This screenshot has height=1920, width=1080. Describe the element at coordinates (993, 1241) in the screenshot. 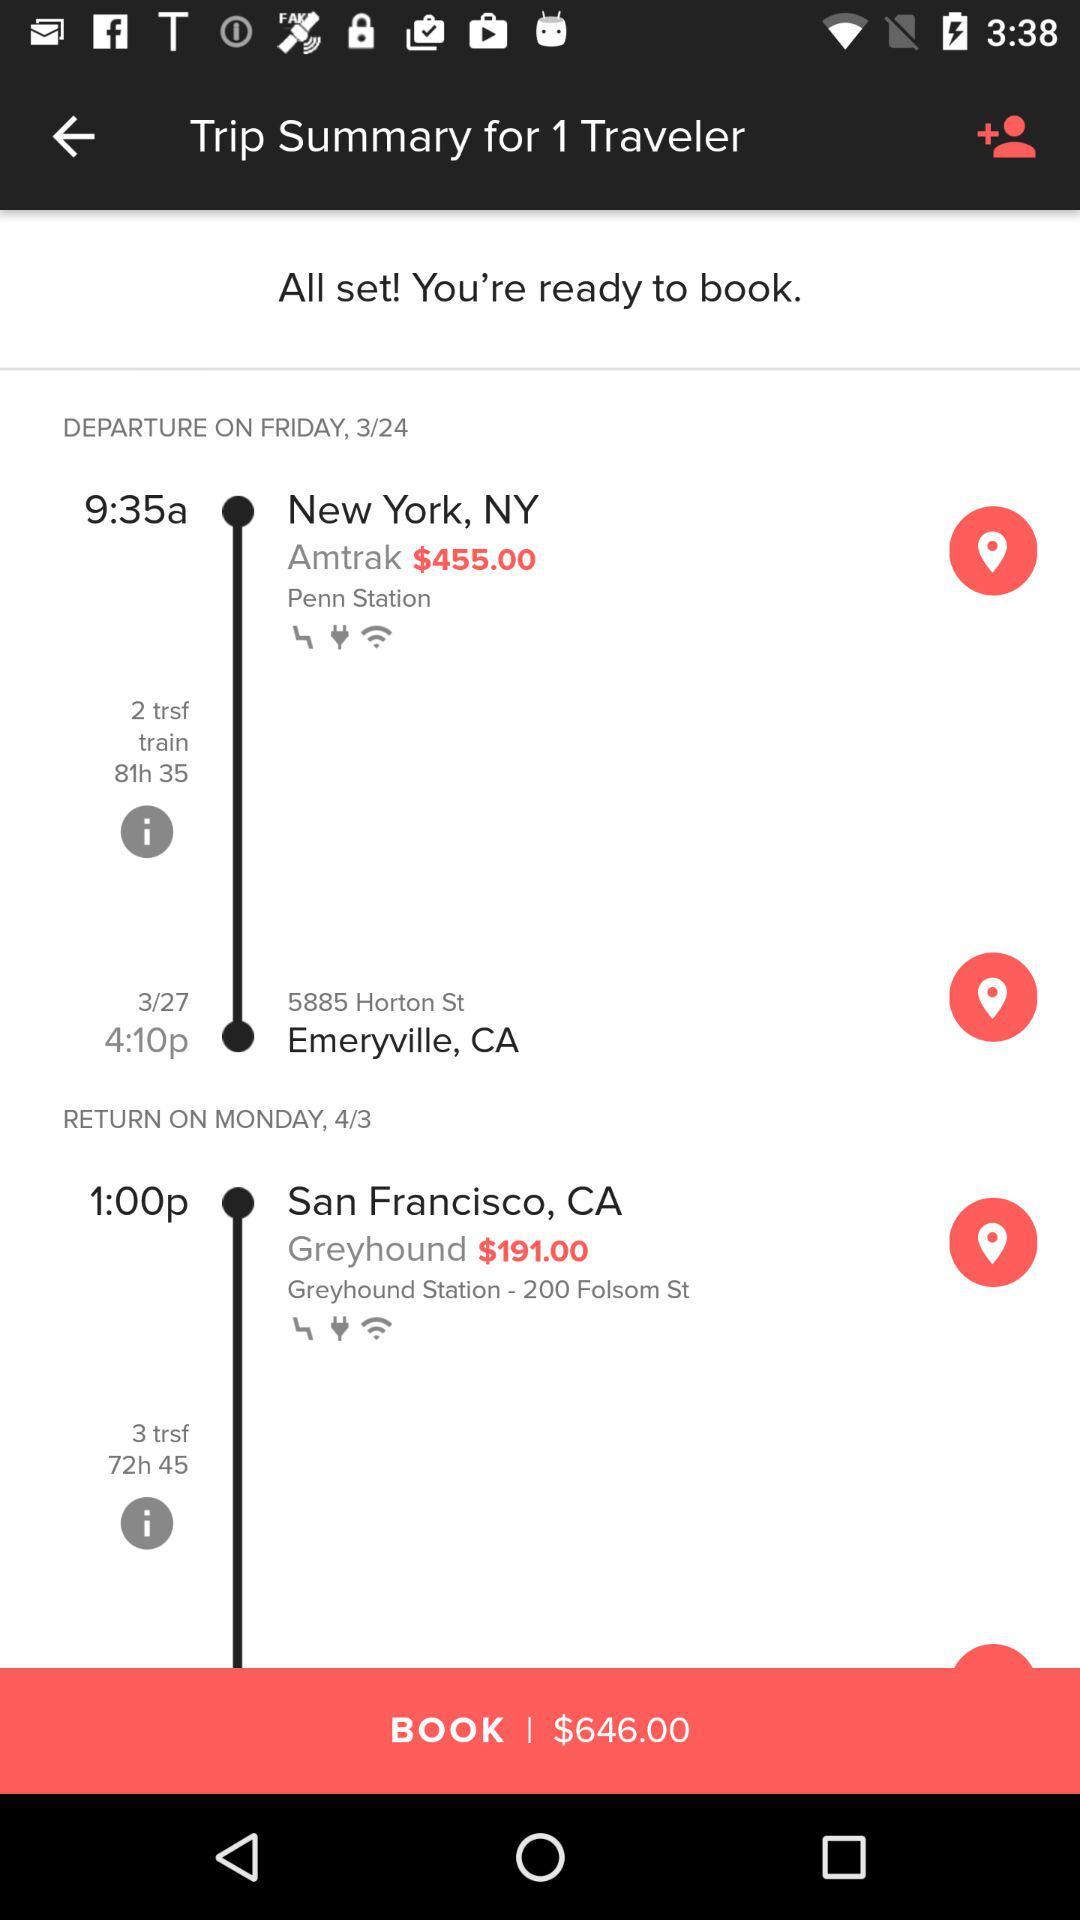

I see `see map of area` at that location.